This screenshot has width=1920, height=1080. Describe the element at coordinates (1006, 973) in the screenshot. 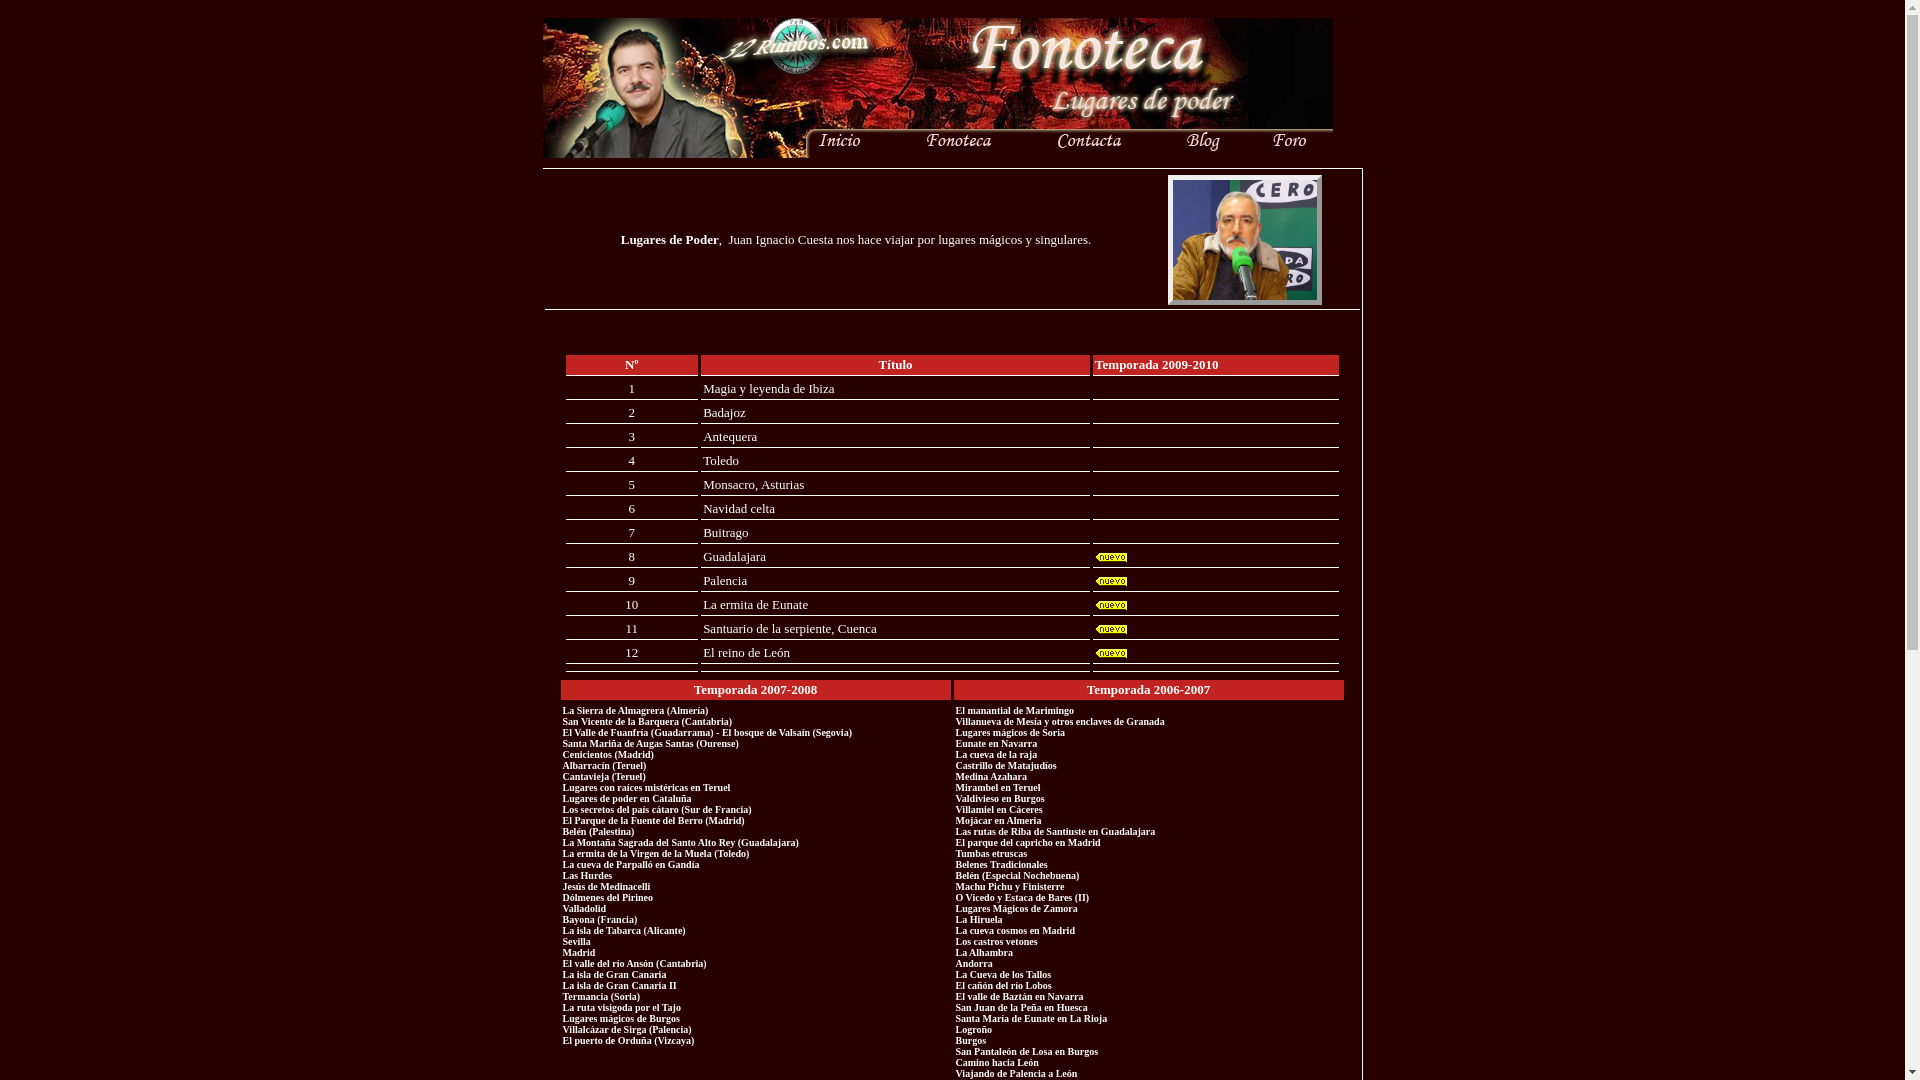

I see `'La Cueva de los Tallos  '` at that location.